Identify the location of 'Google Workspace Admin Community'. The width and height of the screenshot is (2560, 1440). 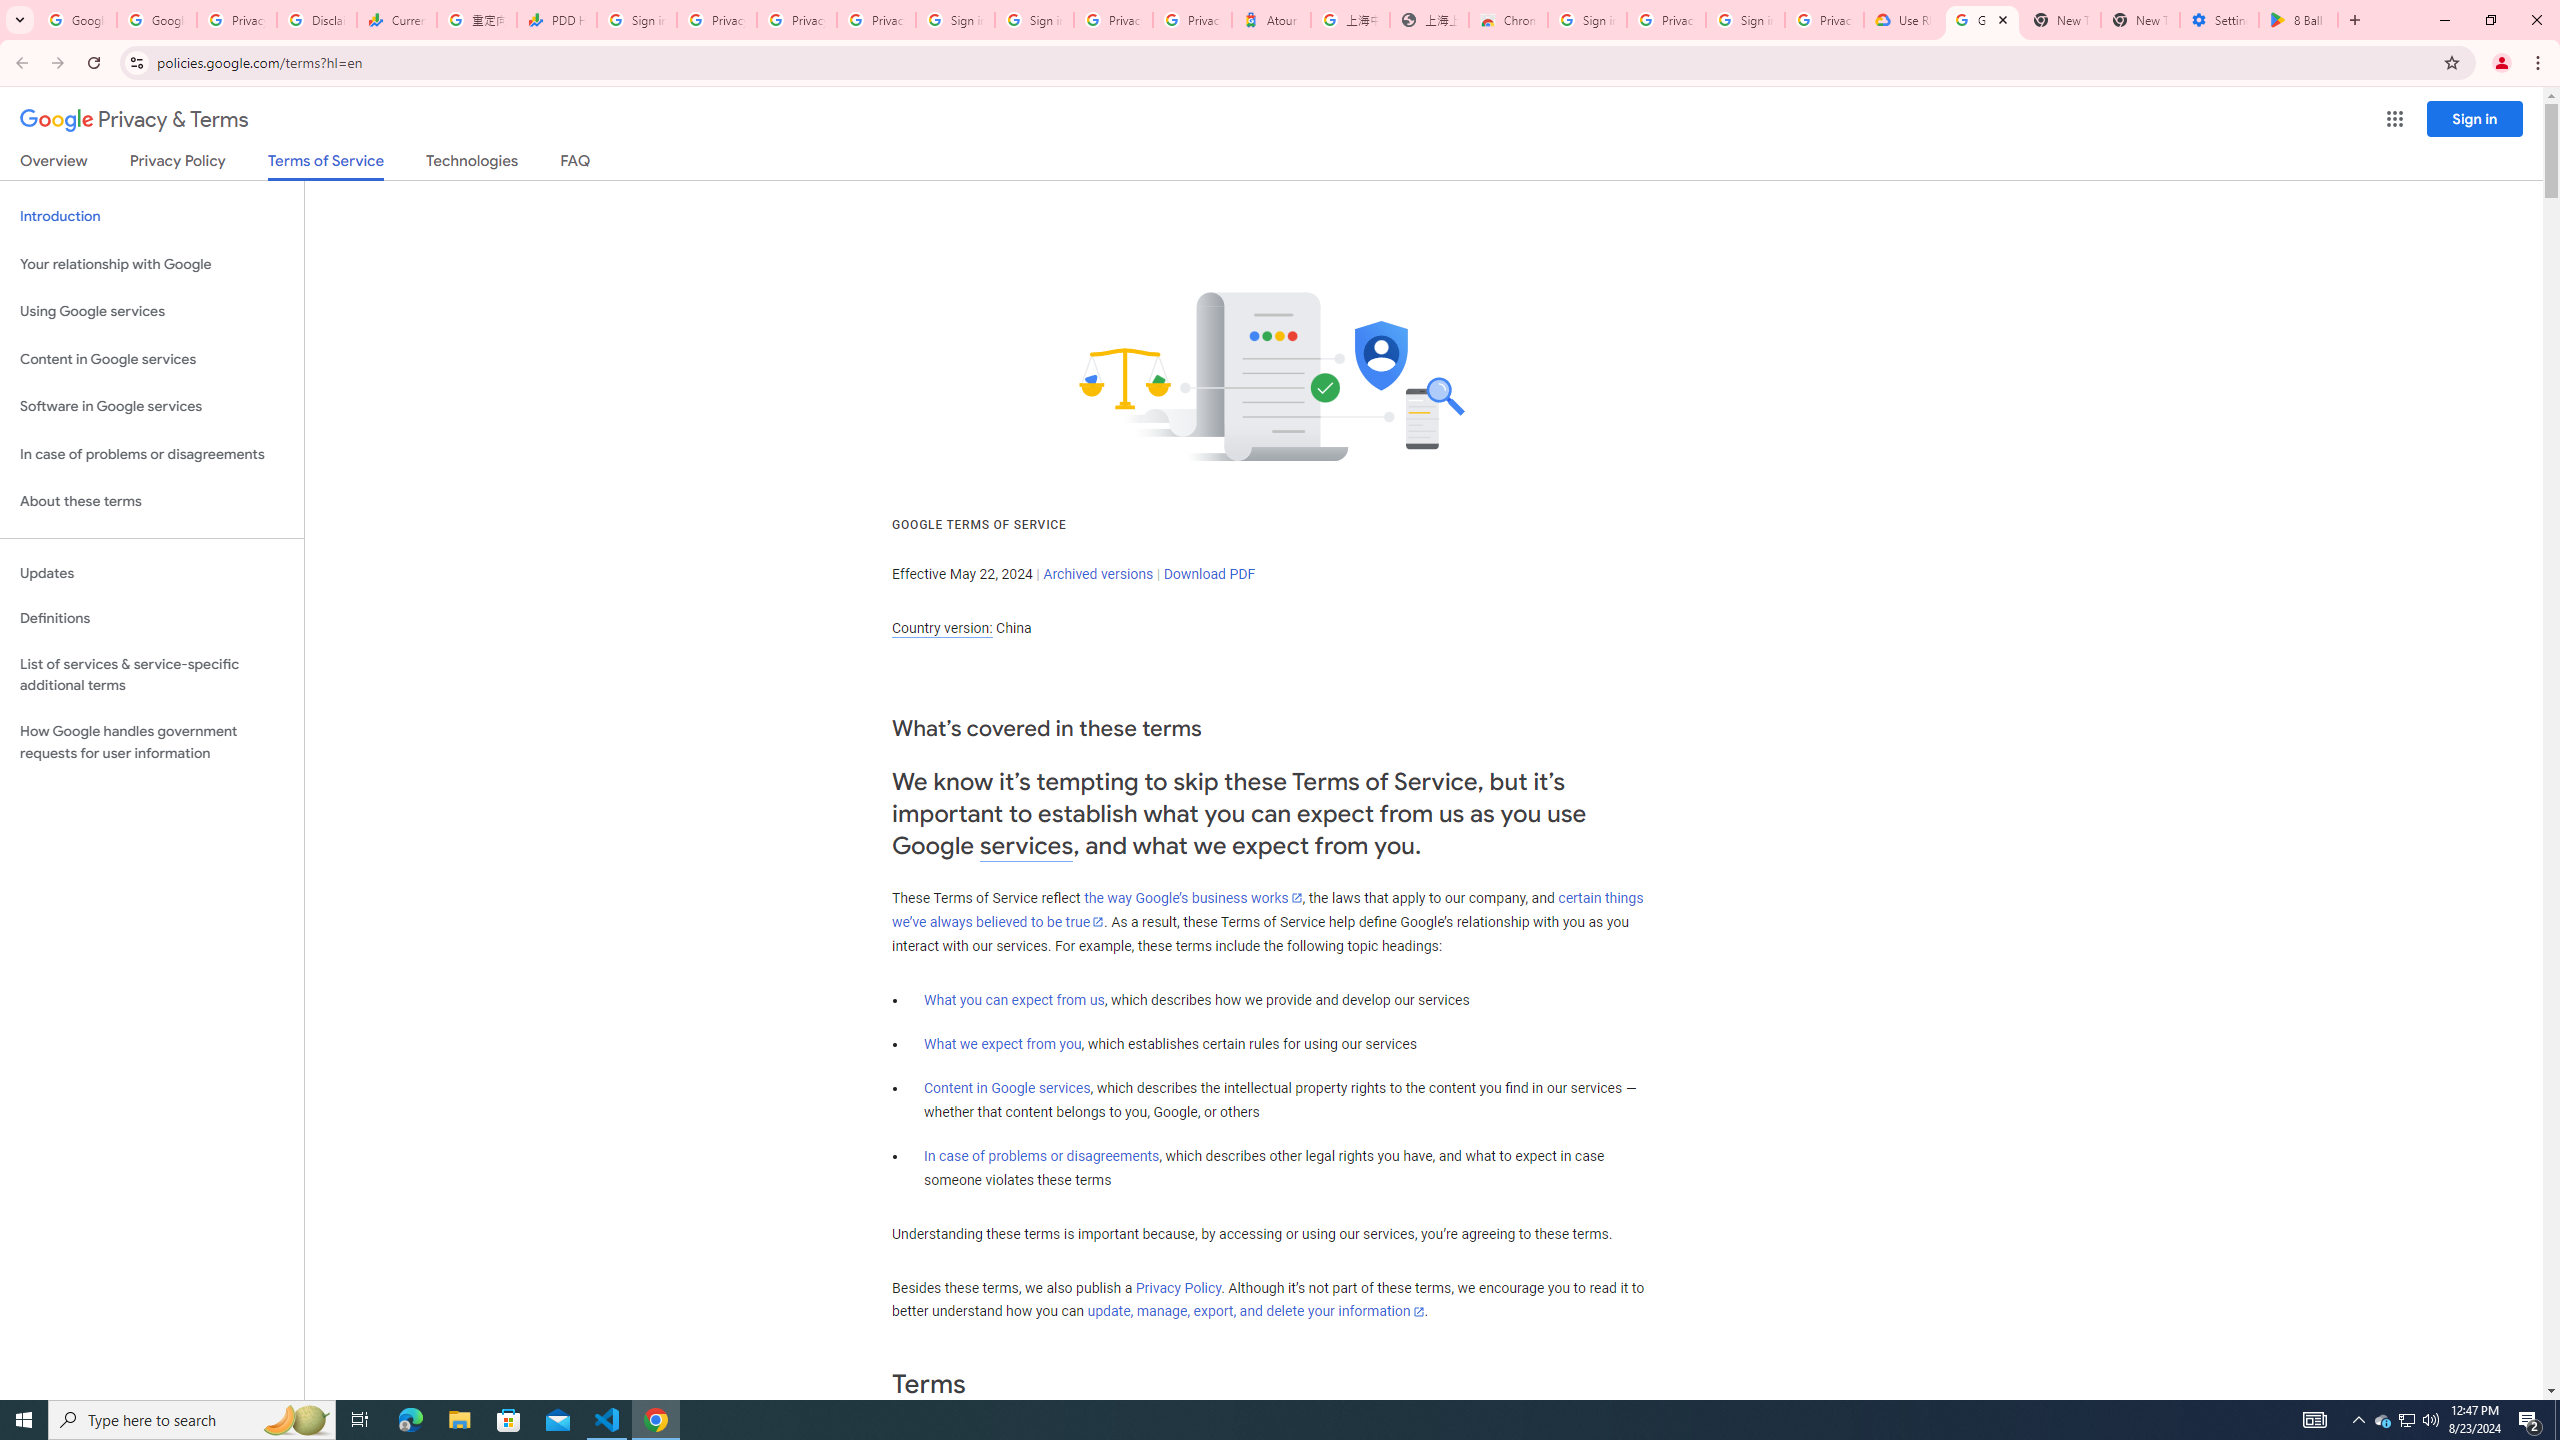
(76, 19).